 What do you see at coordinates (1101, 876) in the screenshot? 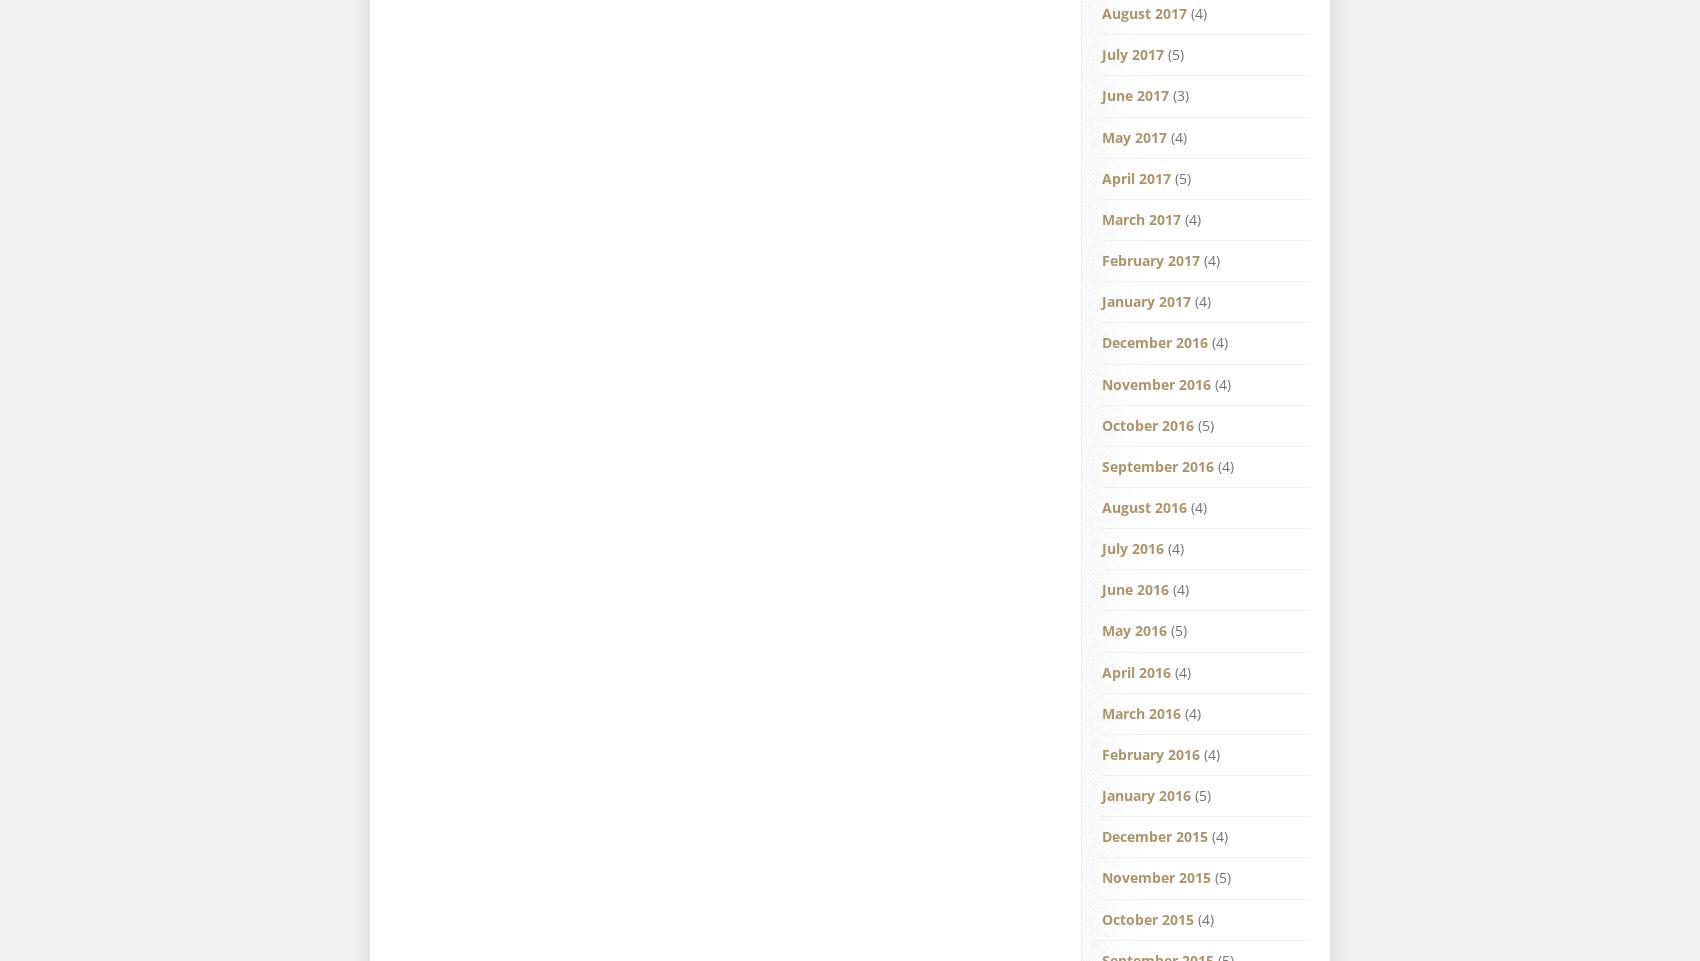
I see `'November 2015'` at bounding box center [1101, 876].